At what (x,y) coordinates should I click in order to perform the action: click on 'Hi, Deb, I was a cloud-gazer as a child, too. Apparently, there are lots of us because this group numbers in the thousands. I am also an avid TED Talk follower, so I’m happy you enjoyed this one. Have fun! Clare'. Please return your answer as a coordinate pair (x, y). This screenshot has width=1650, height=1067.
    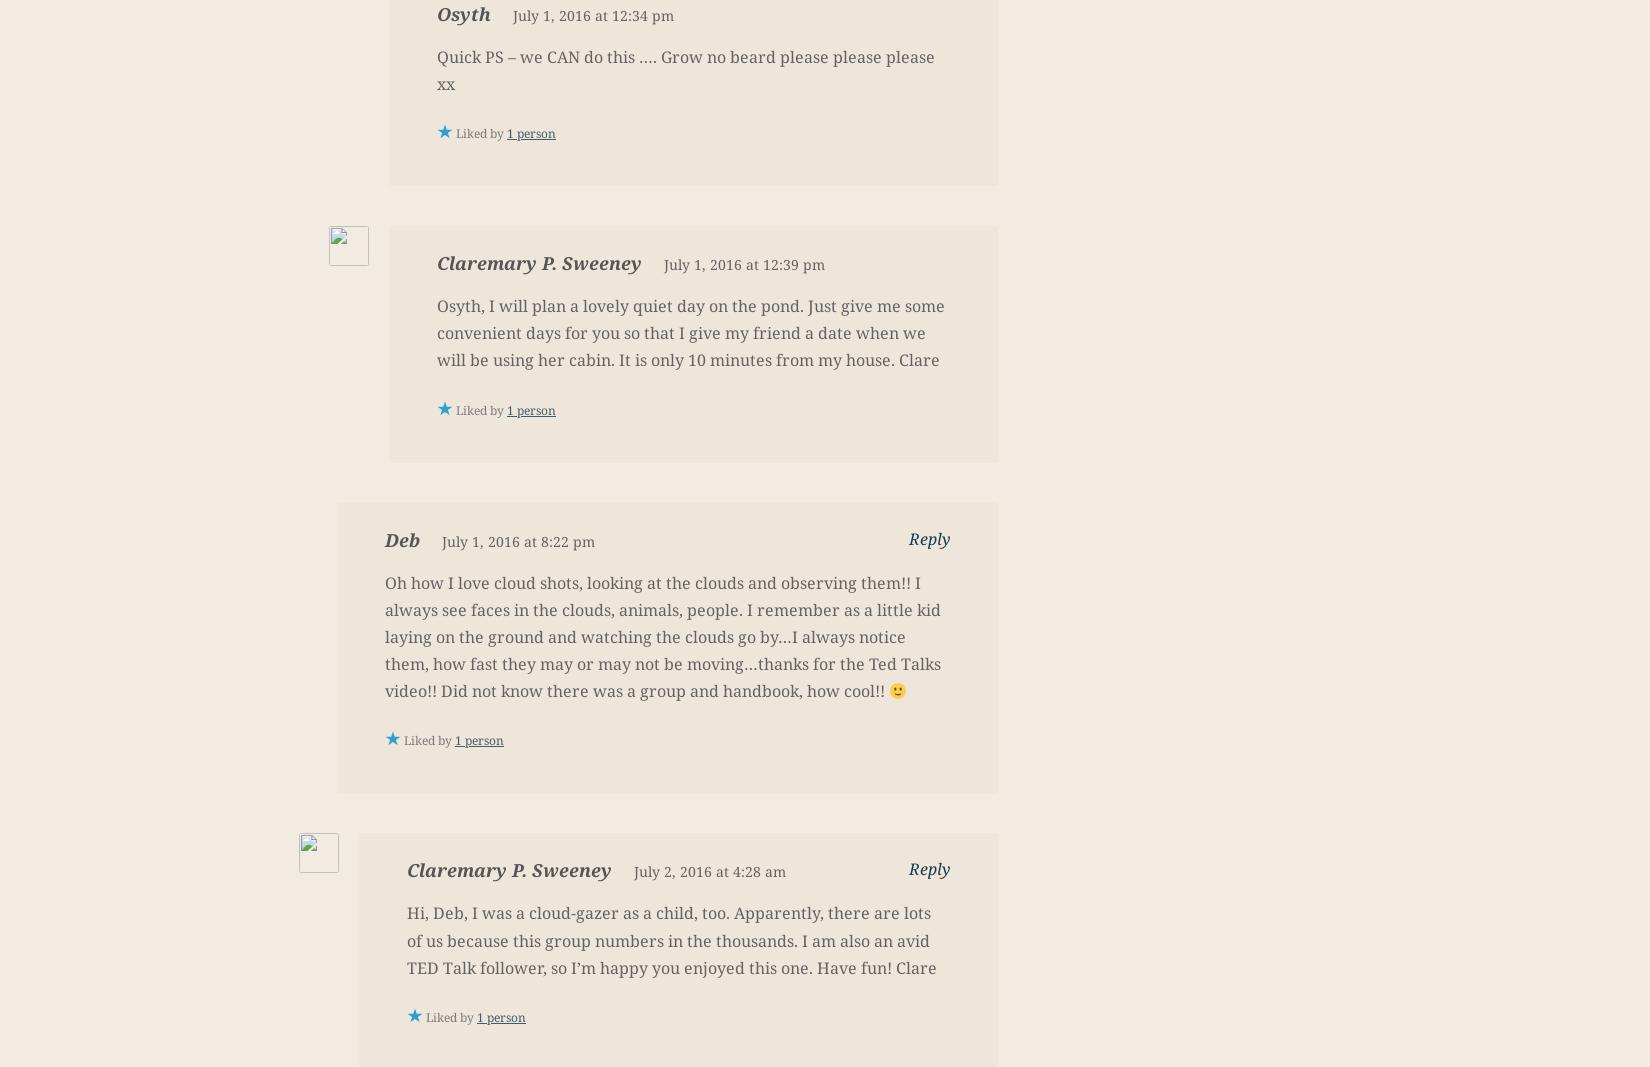
    Looking at the image, I should click on (671, 940).